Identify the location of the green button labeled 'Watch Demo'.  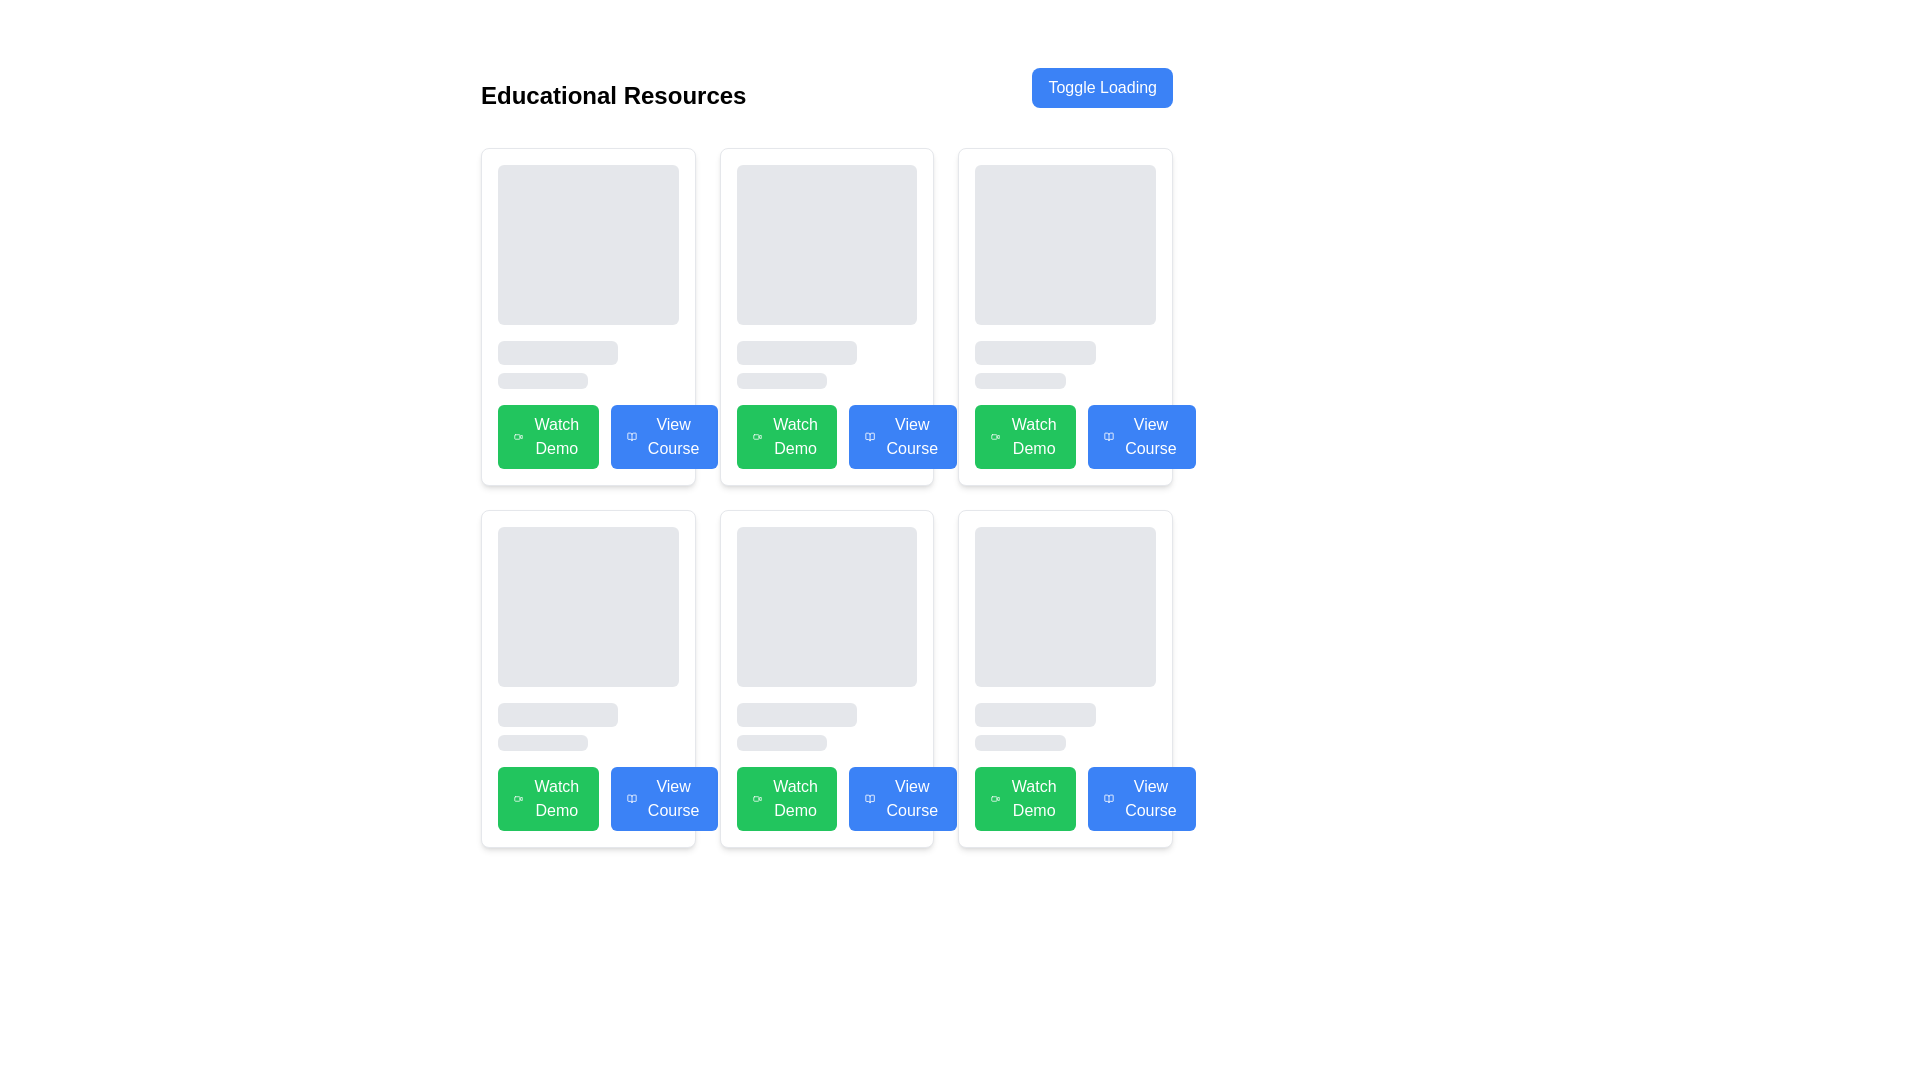
(1064, 435).